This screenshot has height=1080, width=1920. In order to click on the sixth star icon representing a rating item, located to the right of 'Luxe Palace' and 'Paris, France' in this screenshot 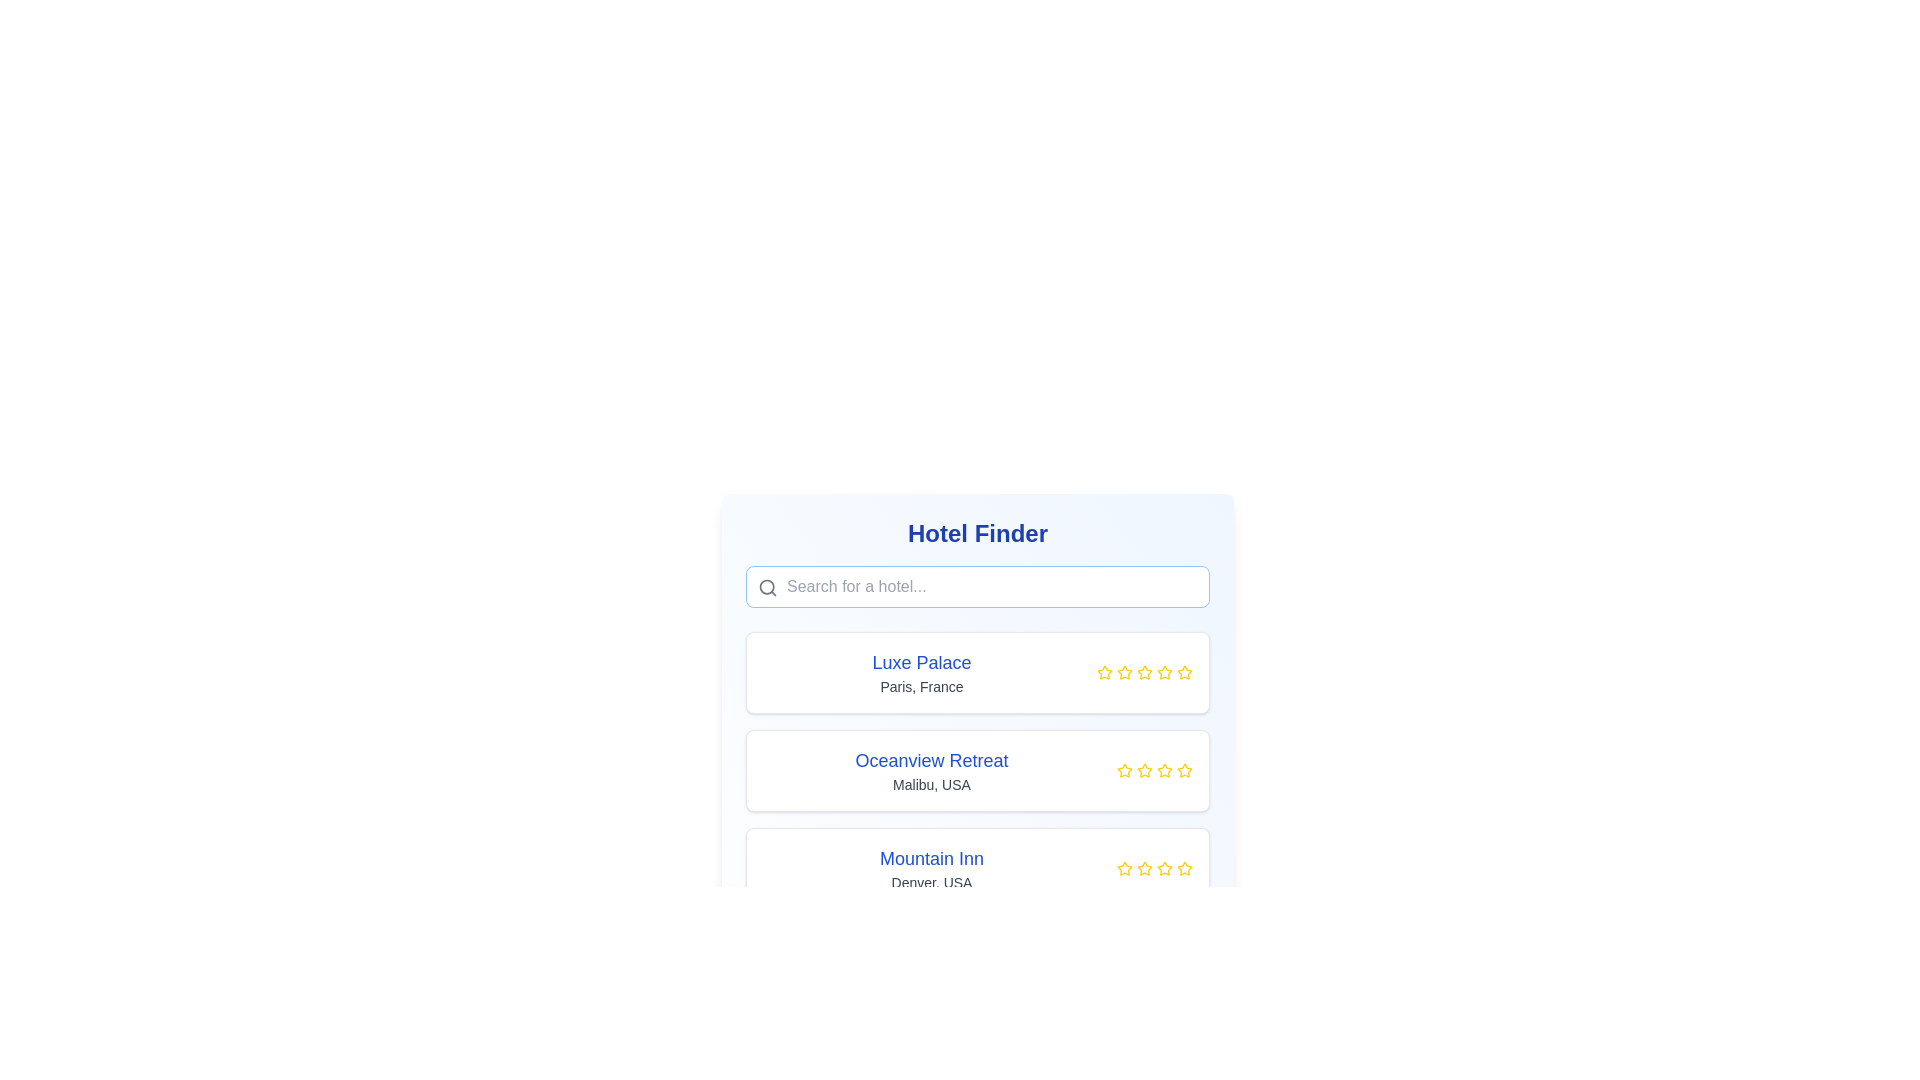, I will do `click(1165, 672)`.